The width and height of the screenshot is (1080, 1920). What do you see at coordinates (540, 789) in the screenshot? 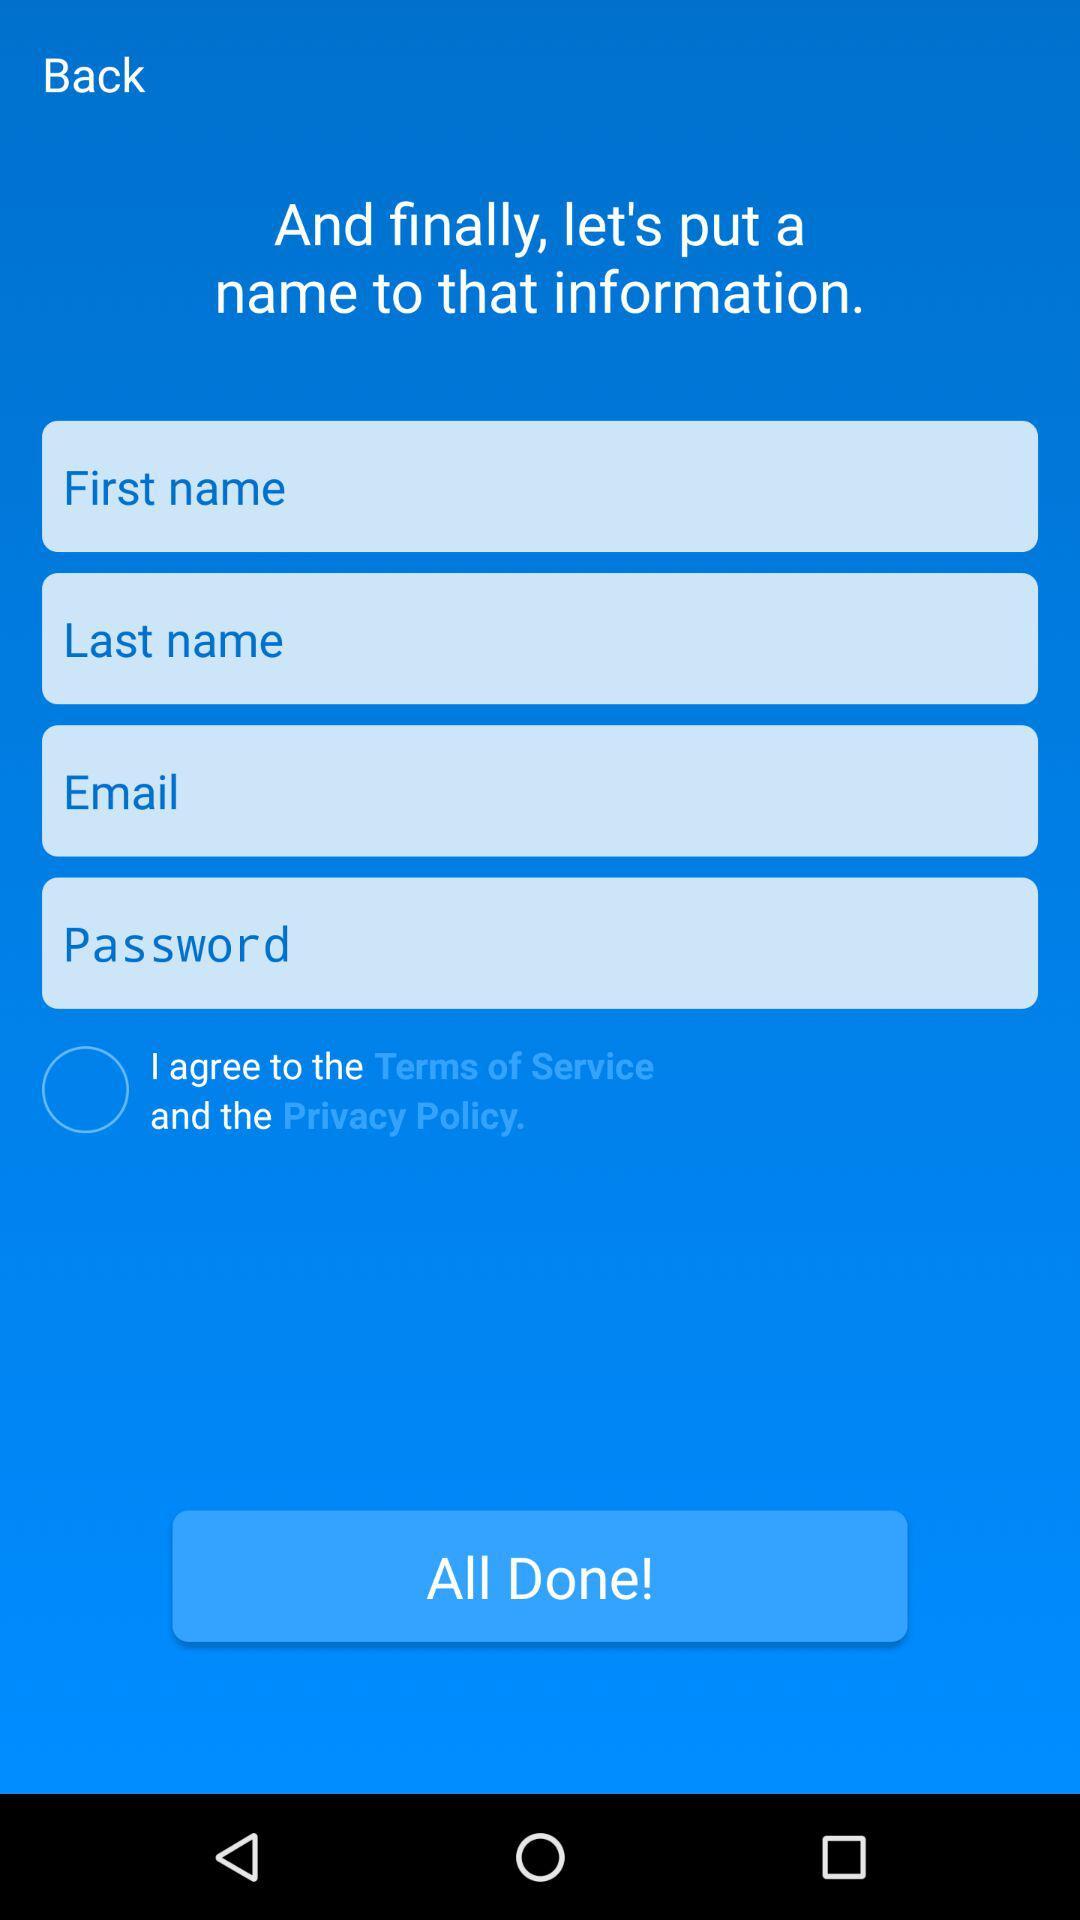
I see `send email` at bounding box center [540, 789].